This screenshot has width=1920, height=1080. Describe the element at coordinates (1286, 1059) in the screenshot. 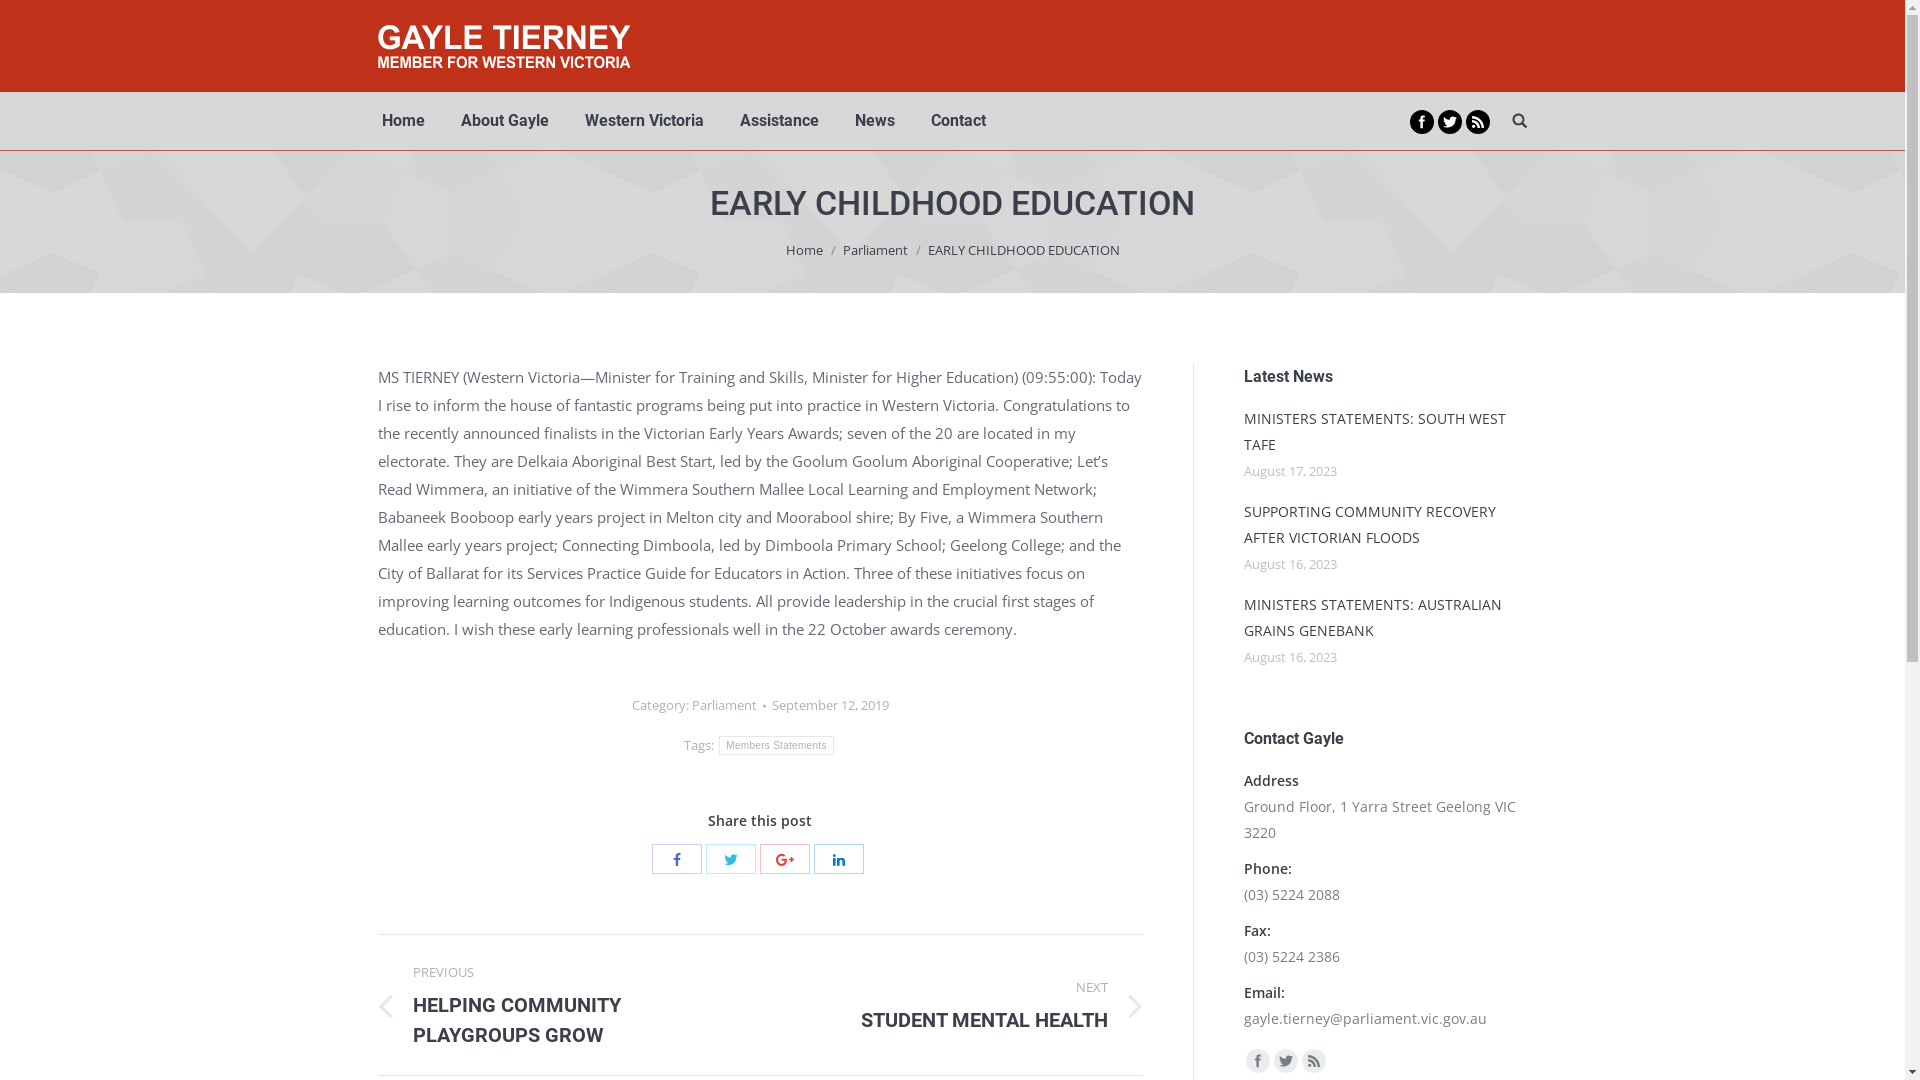

I see `'Twitter'` at that location.